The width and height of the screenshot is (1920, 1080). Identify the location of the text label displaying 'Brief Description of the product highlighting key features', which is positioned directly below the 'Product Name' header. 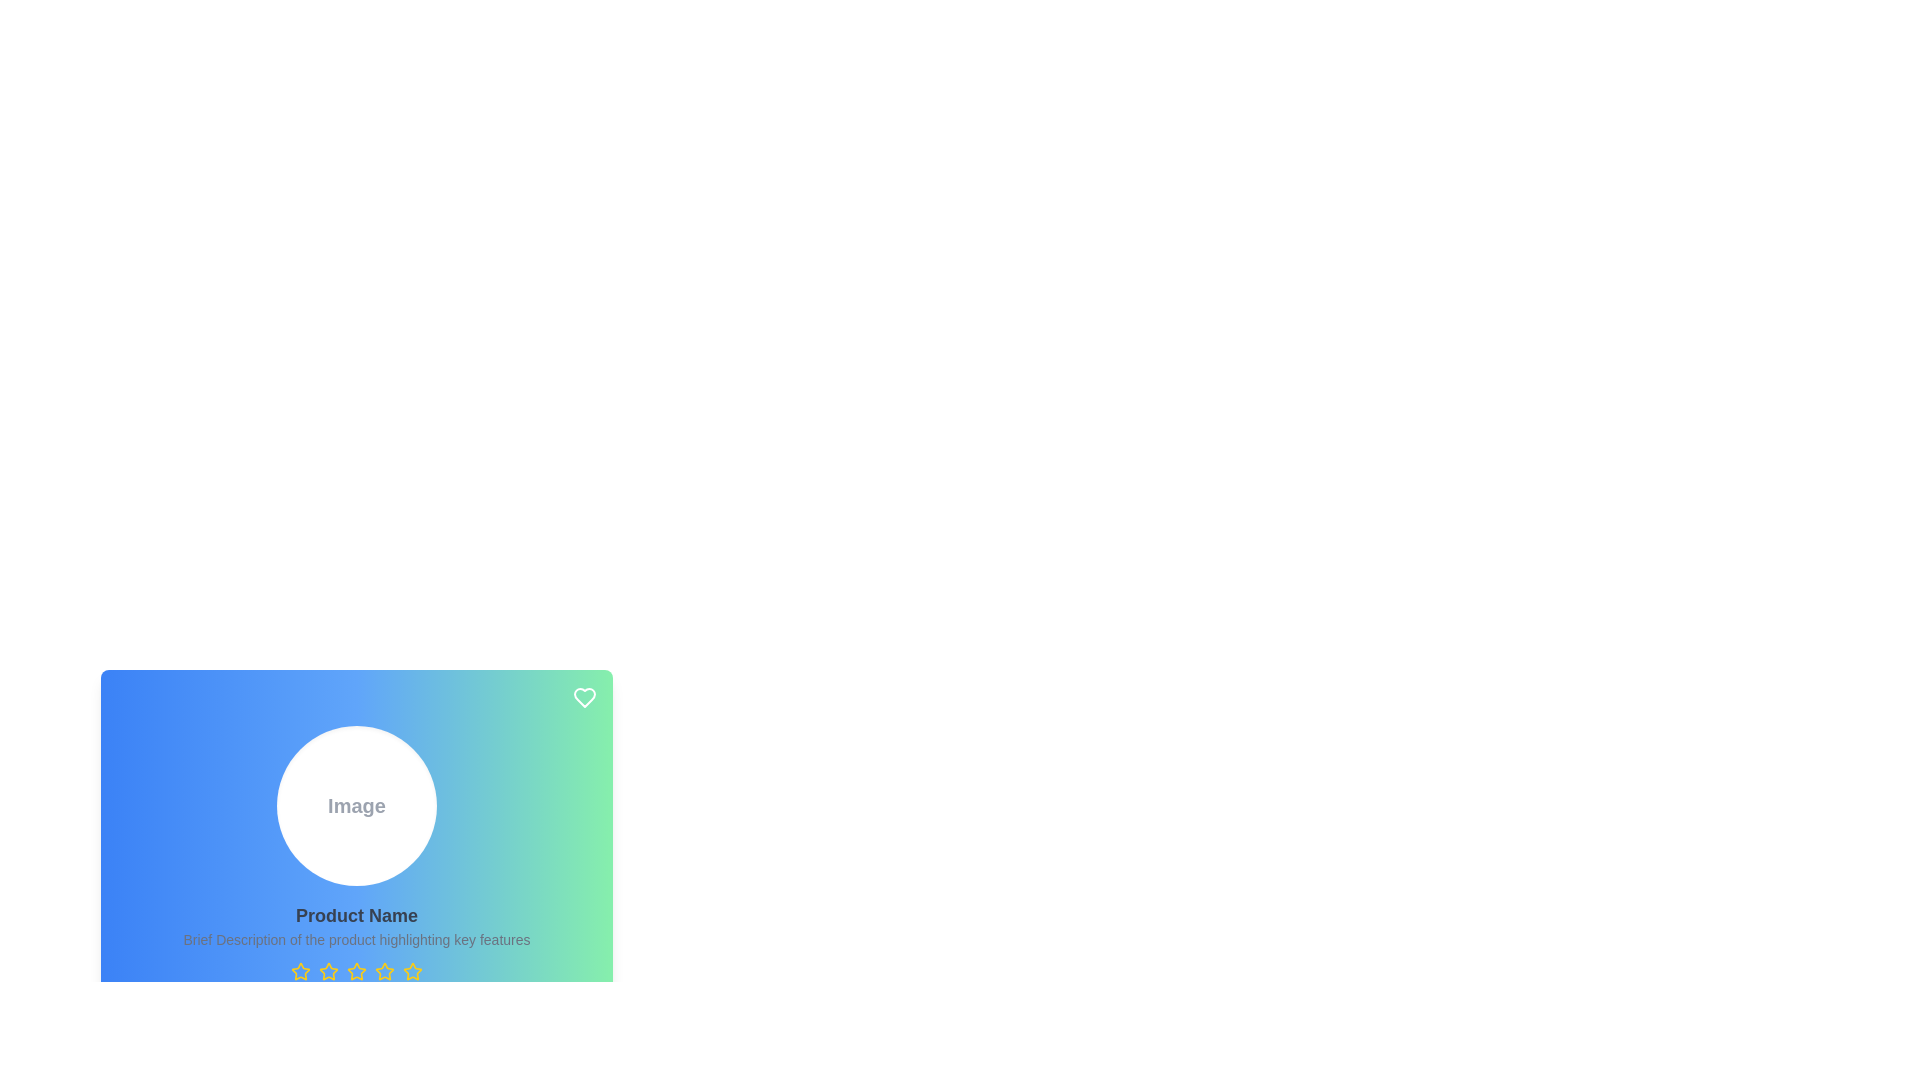
(356, 940).